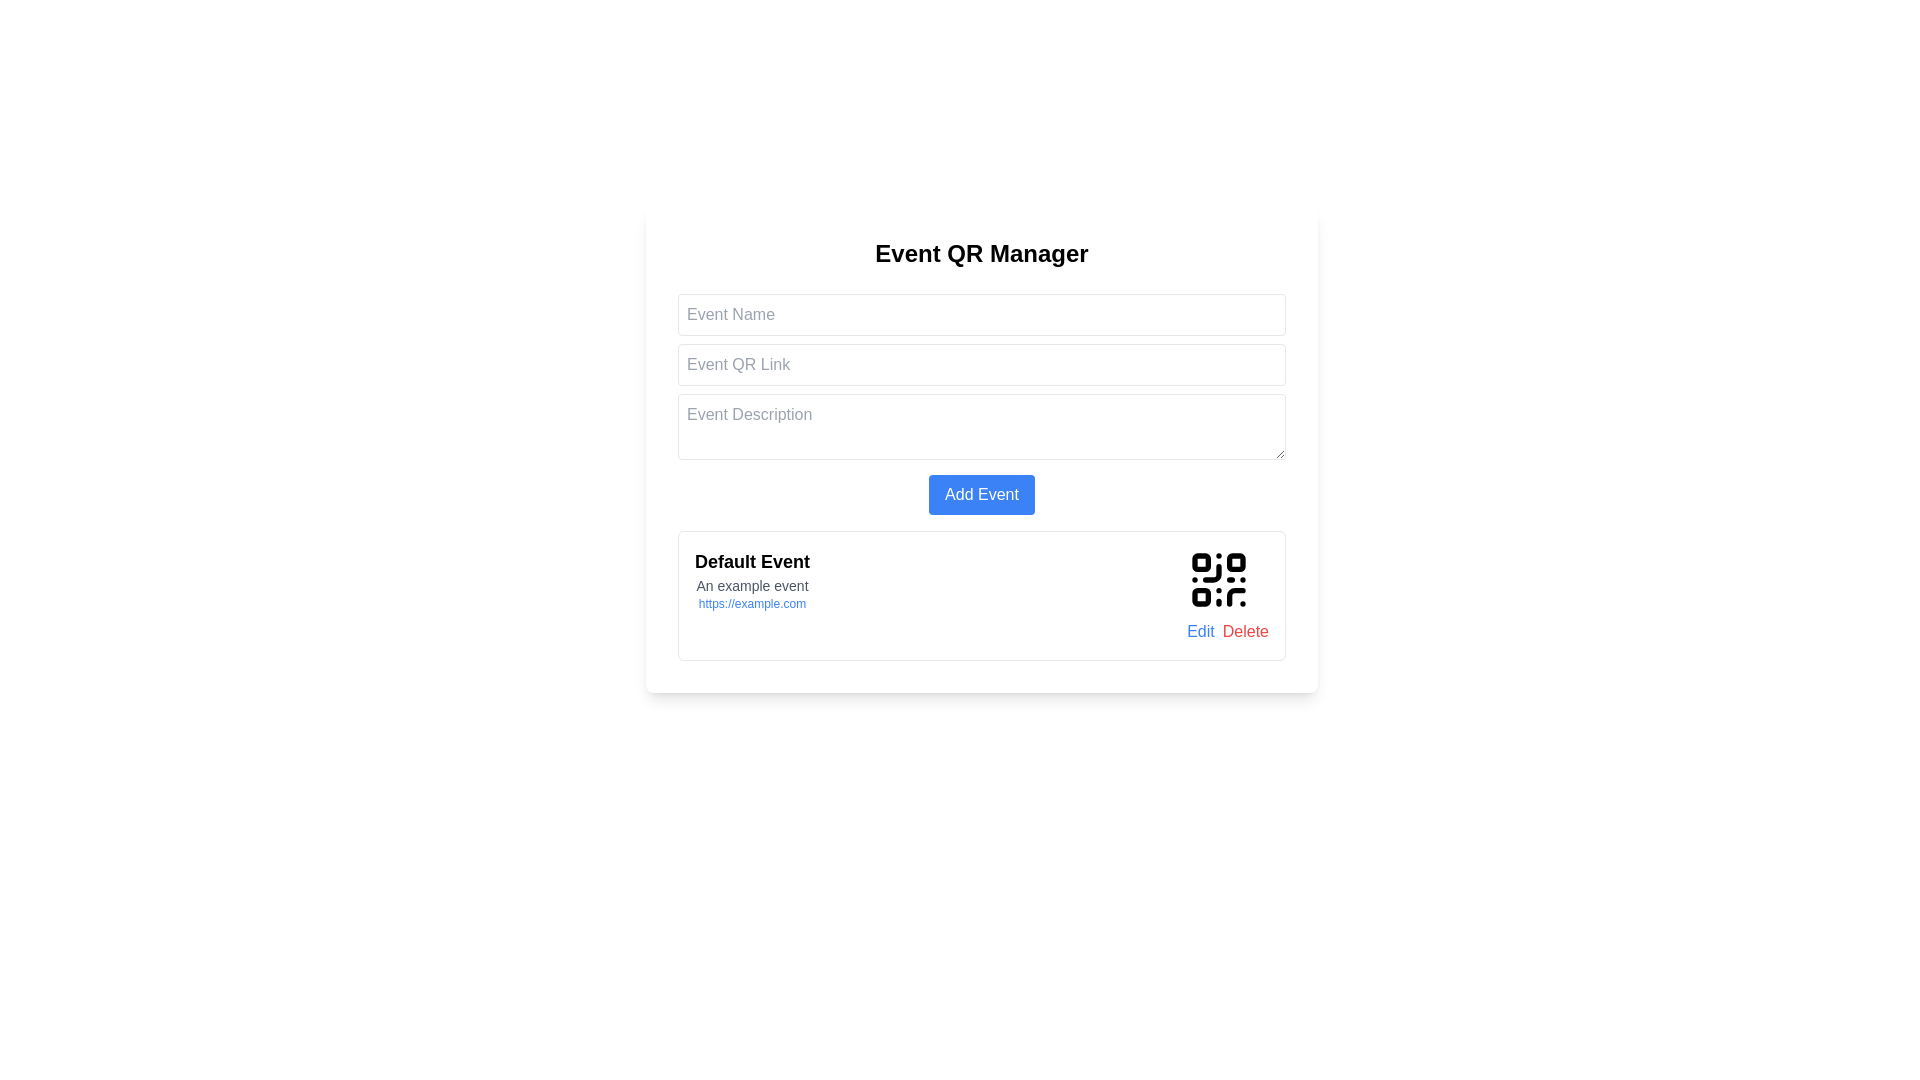 The image size is (1920, 1080). Describe the element at coordinates (1200, 562) in the screenshot. I see `the small square with rounded corners located in the top-left of the 3x3 grid within the QR code graphic in the bottom-right corner of the card labeled 'Default Event'` at that location.